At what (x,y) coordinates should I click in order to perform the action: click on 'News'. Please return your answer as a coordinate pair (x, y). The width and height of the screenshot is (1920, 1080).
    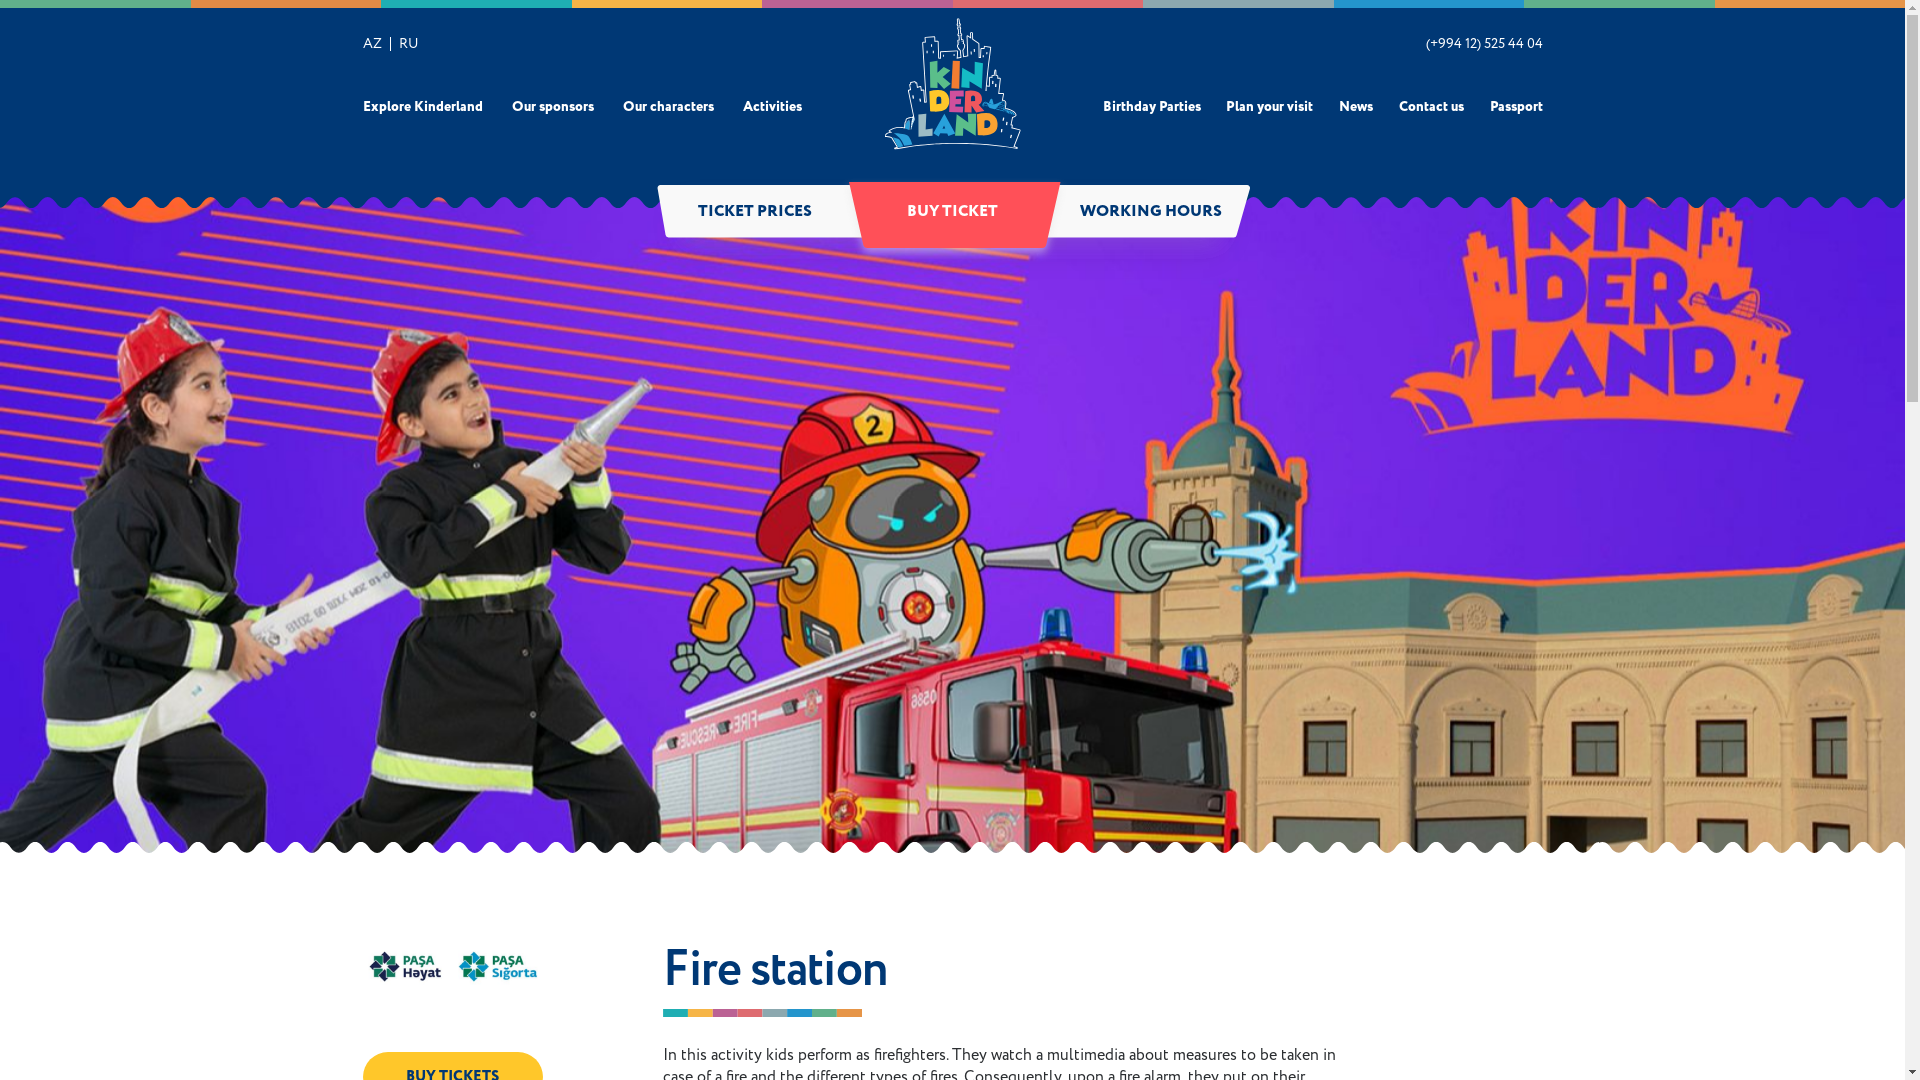
    Looking at the image, I should click on (1356, 107).